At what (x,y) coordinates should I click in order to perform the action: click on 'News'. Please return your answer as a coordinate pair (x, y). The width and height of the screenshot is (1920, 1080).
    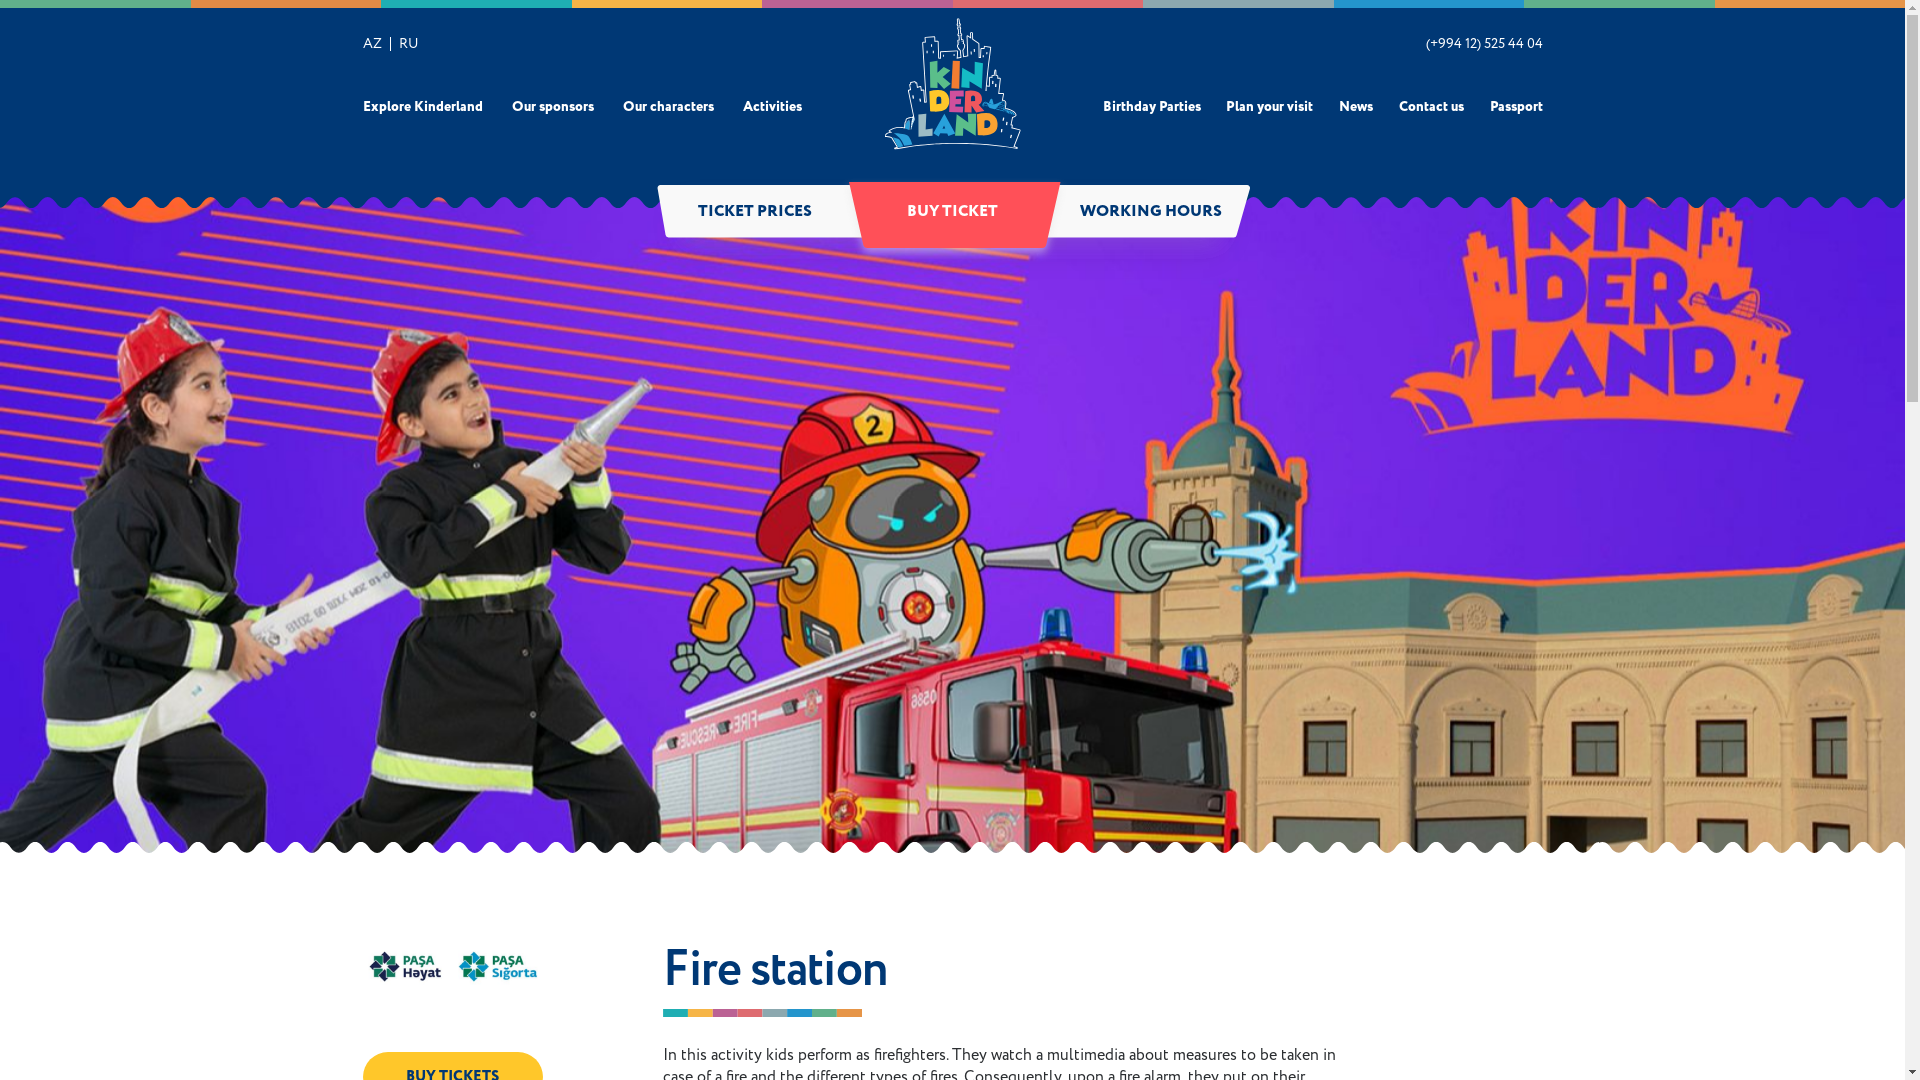
    Looking at the image, I should click on (1356, 107).